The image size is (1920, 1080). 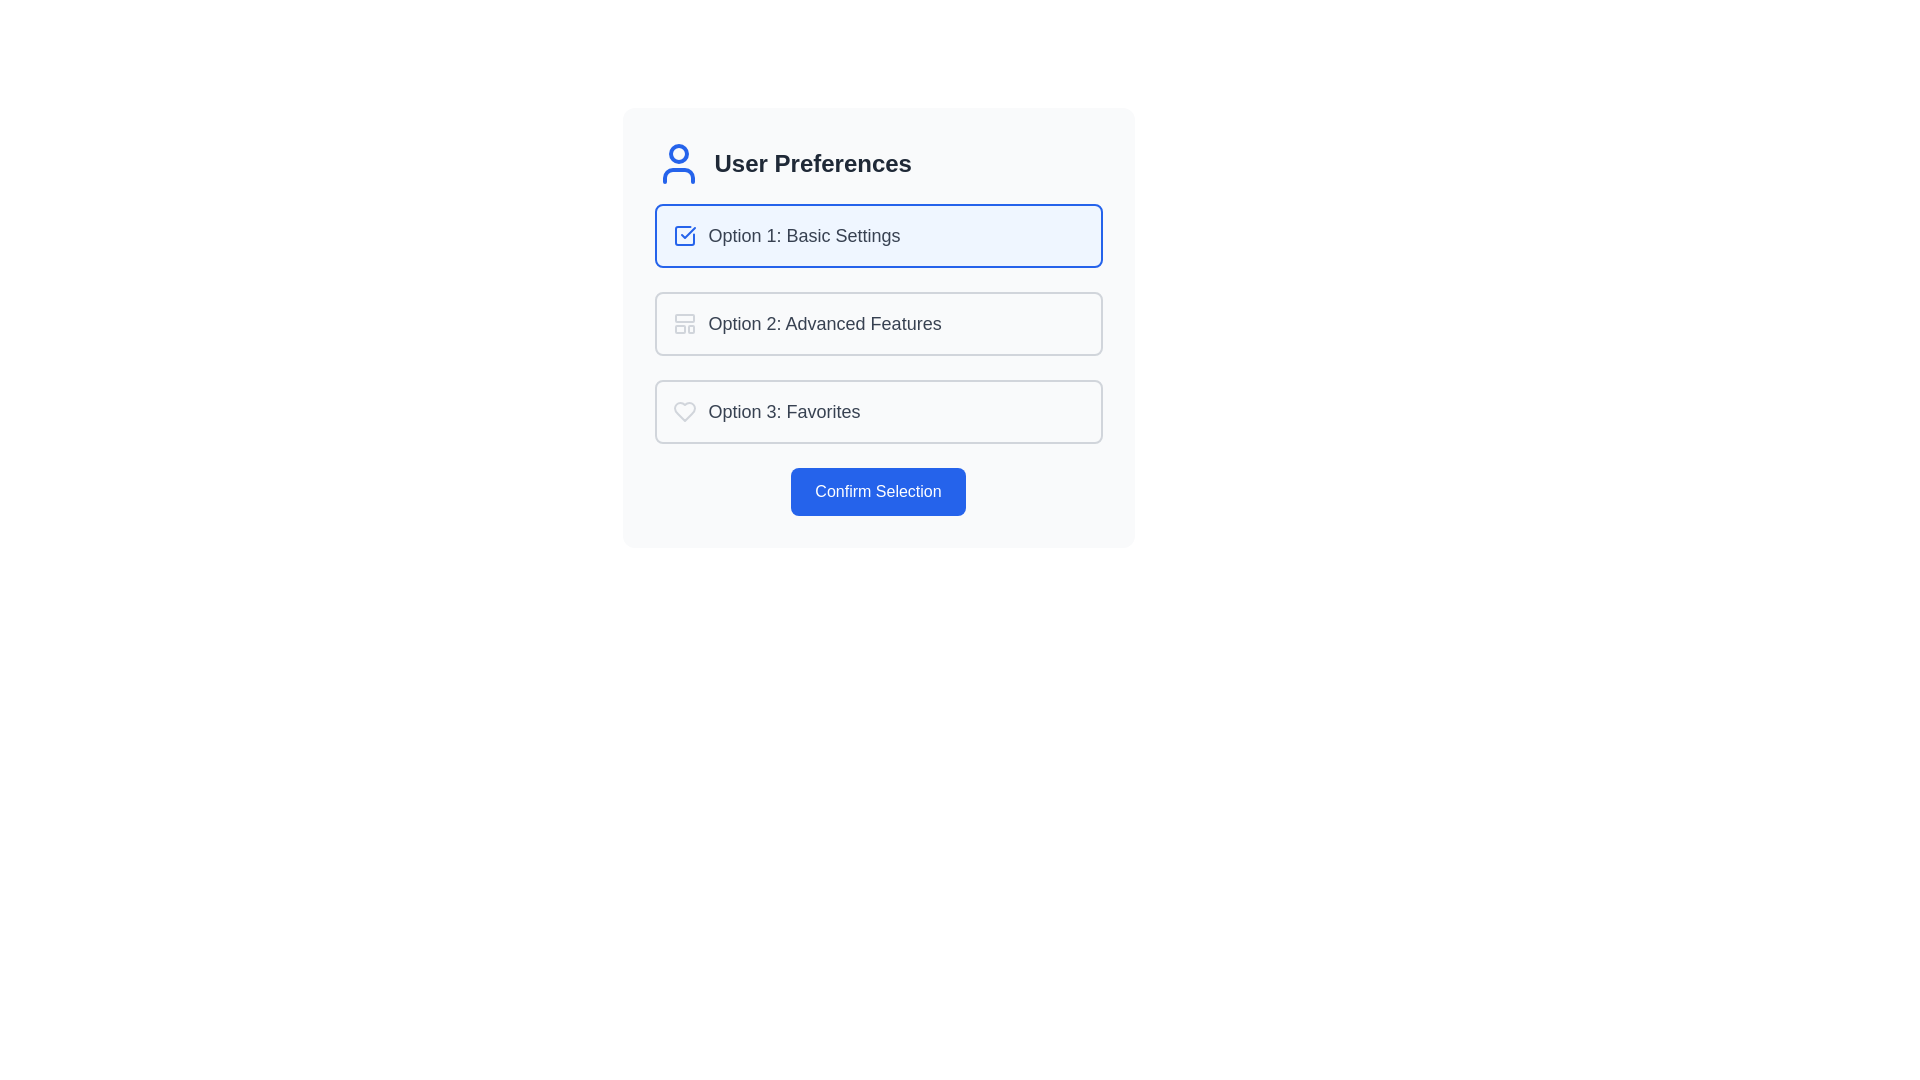 What do you see at coordinates (684, 234) in the screenshot?
I see `the checkmark icon within the checkbox of the 'Option 1: Basic Settings' card, which is styled in blue and indicates selection` at bounding box center [684, 234].